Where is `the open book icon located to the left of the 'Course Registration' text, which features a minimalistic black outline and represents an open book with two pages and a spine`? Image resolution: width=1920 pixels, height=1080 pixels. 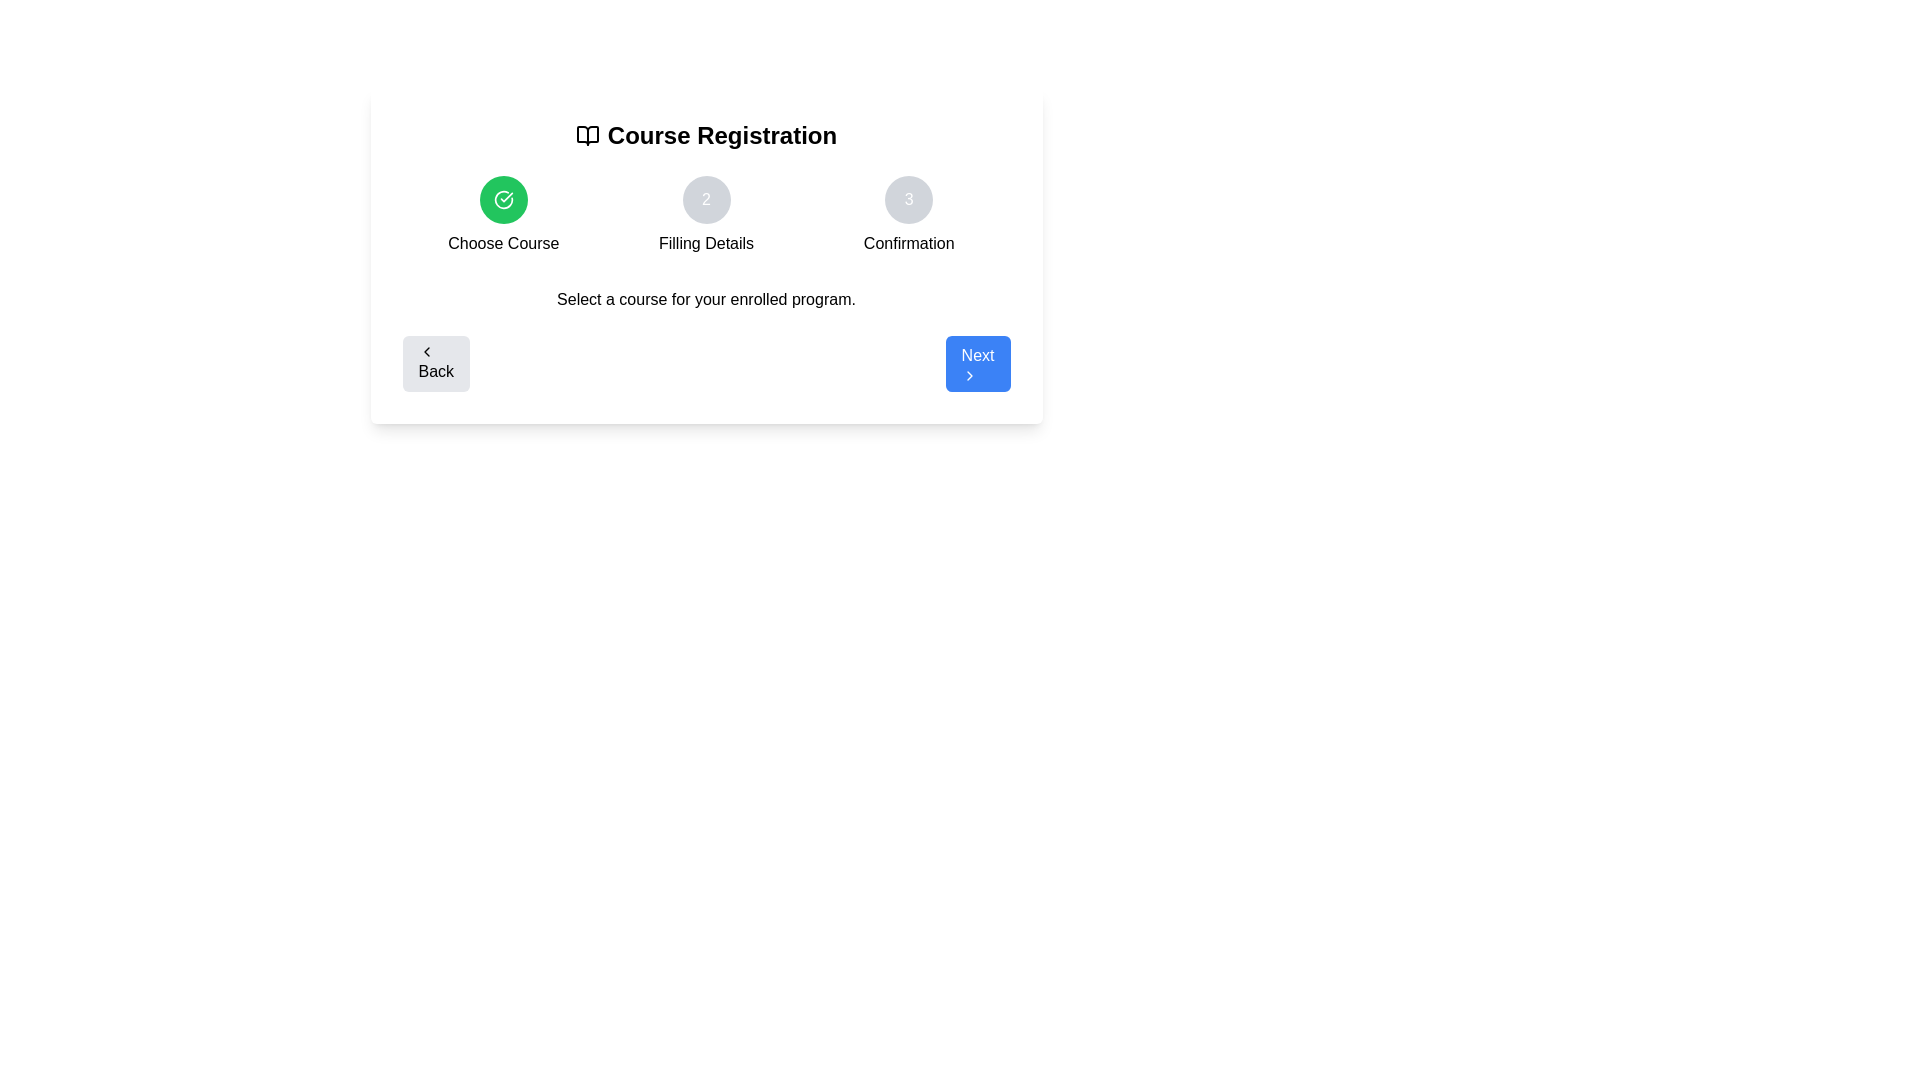
the open book icon located to the left of the 'Course Registration' text, which features a minimalistic black outline and represents an open book with two pages and a spine is located at coordinates (586, 135).